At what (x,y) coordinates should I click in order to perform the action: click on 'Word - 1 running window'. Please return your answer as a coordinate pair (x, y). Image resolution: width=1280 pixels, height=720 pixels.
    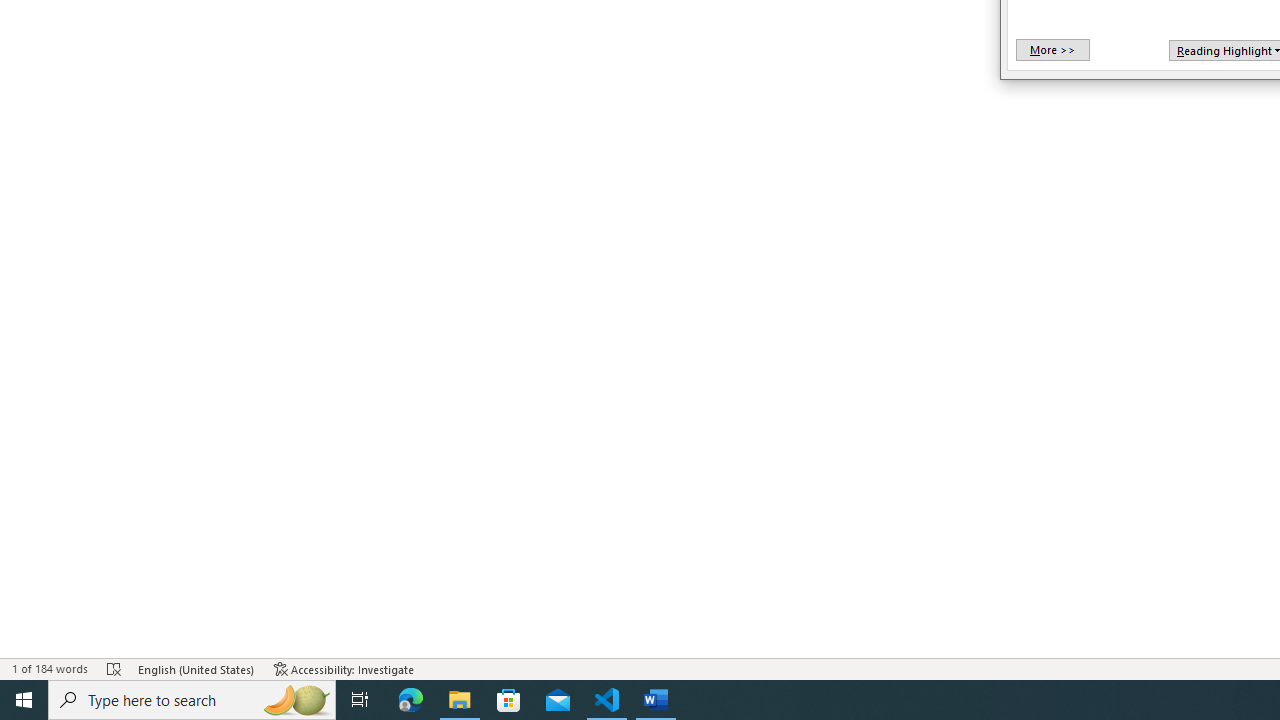
    Looking at the image, I should click on (656, 698).